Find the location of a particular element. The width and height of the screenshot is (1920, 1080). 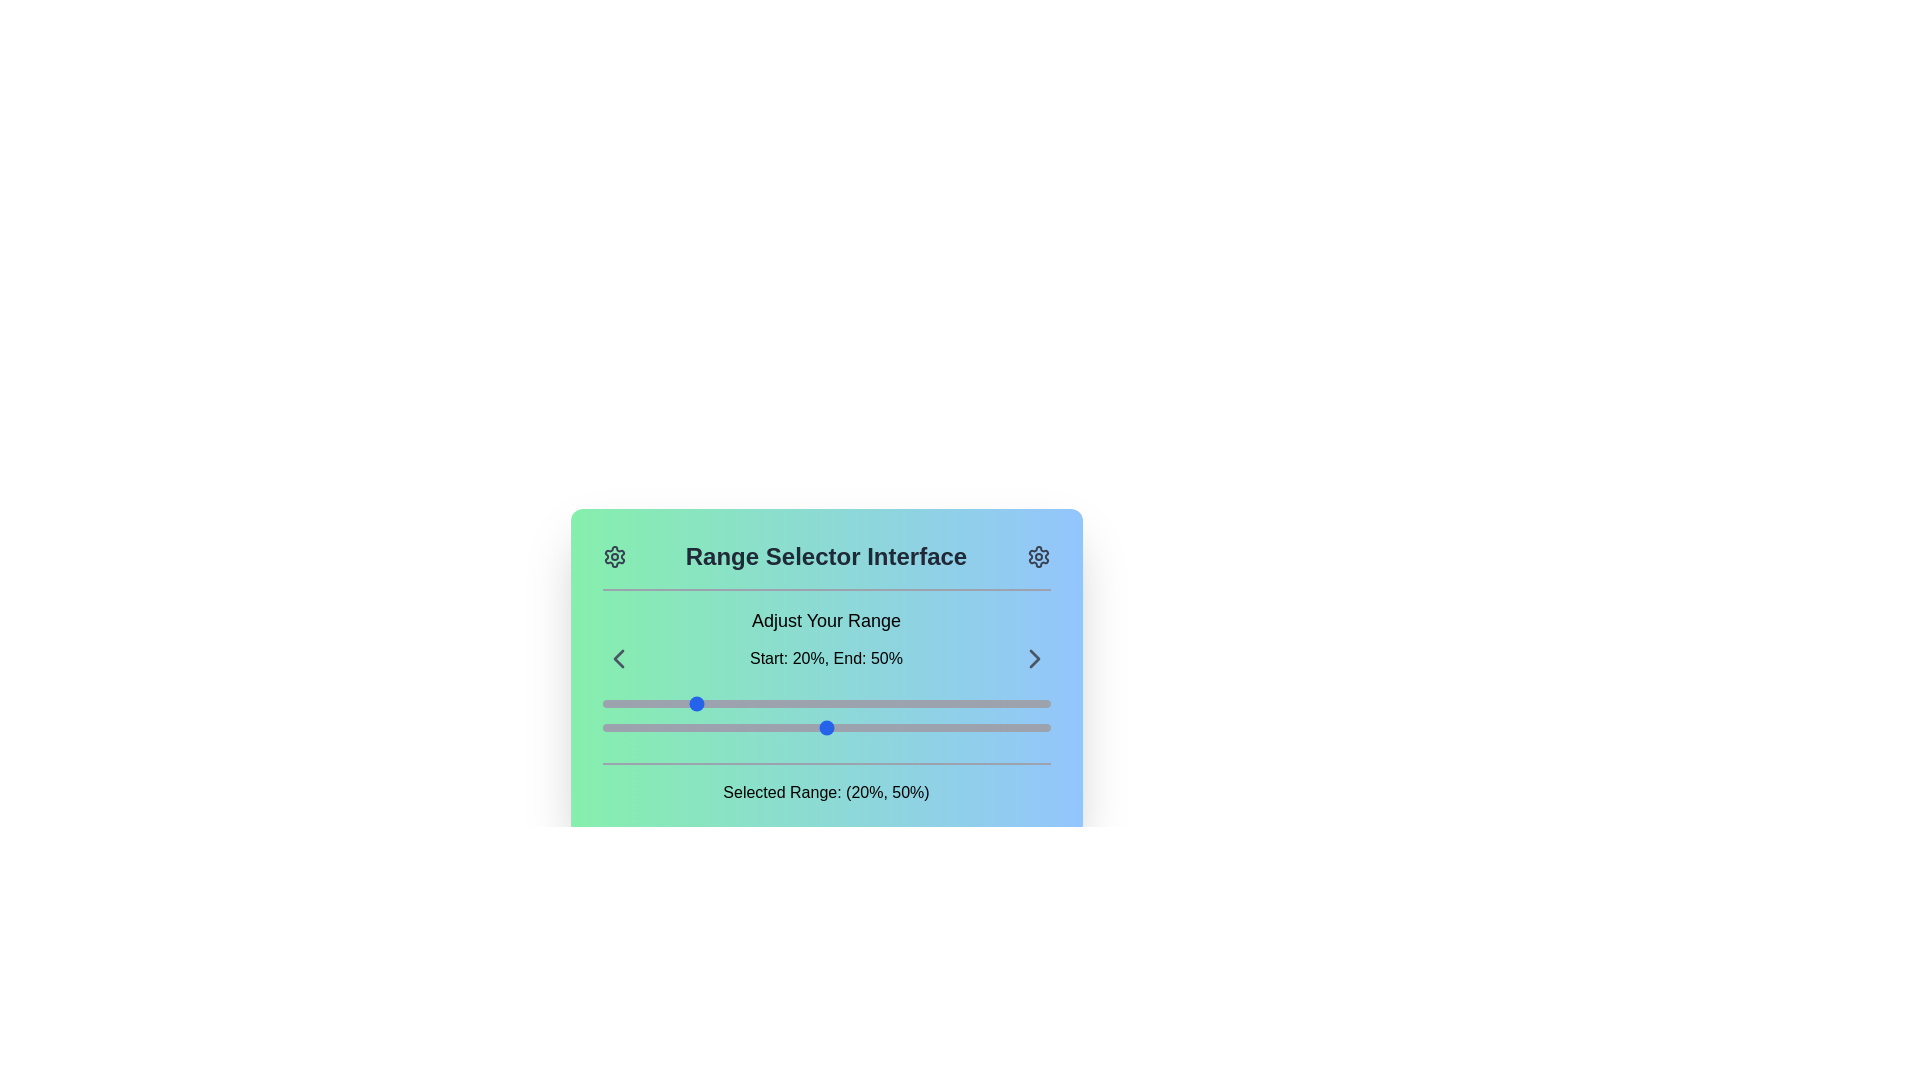

displayed range details from the interactive interface component with a colorful gradient background and rounded corners, positioned centrally below the title header is located at coordinates (826, 672).